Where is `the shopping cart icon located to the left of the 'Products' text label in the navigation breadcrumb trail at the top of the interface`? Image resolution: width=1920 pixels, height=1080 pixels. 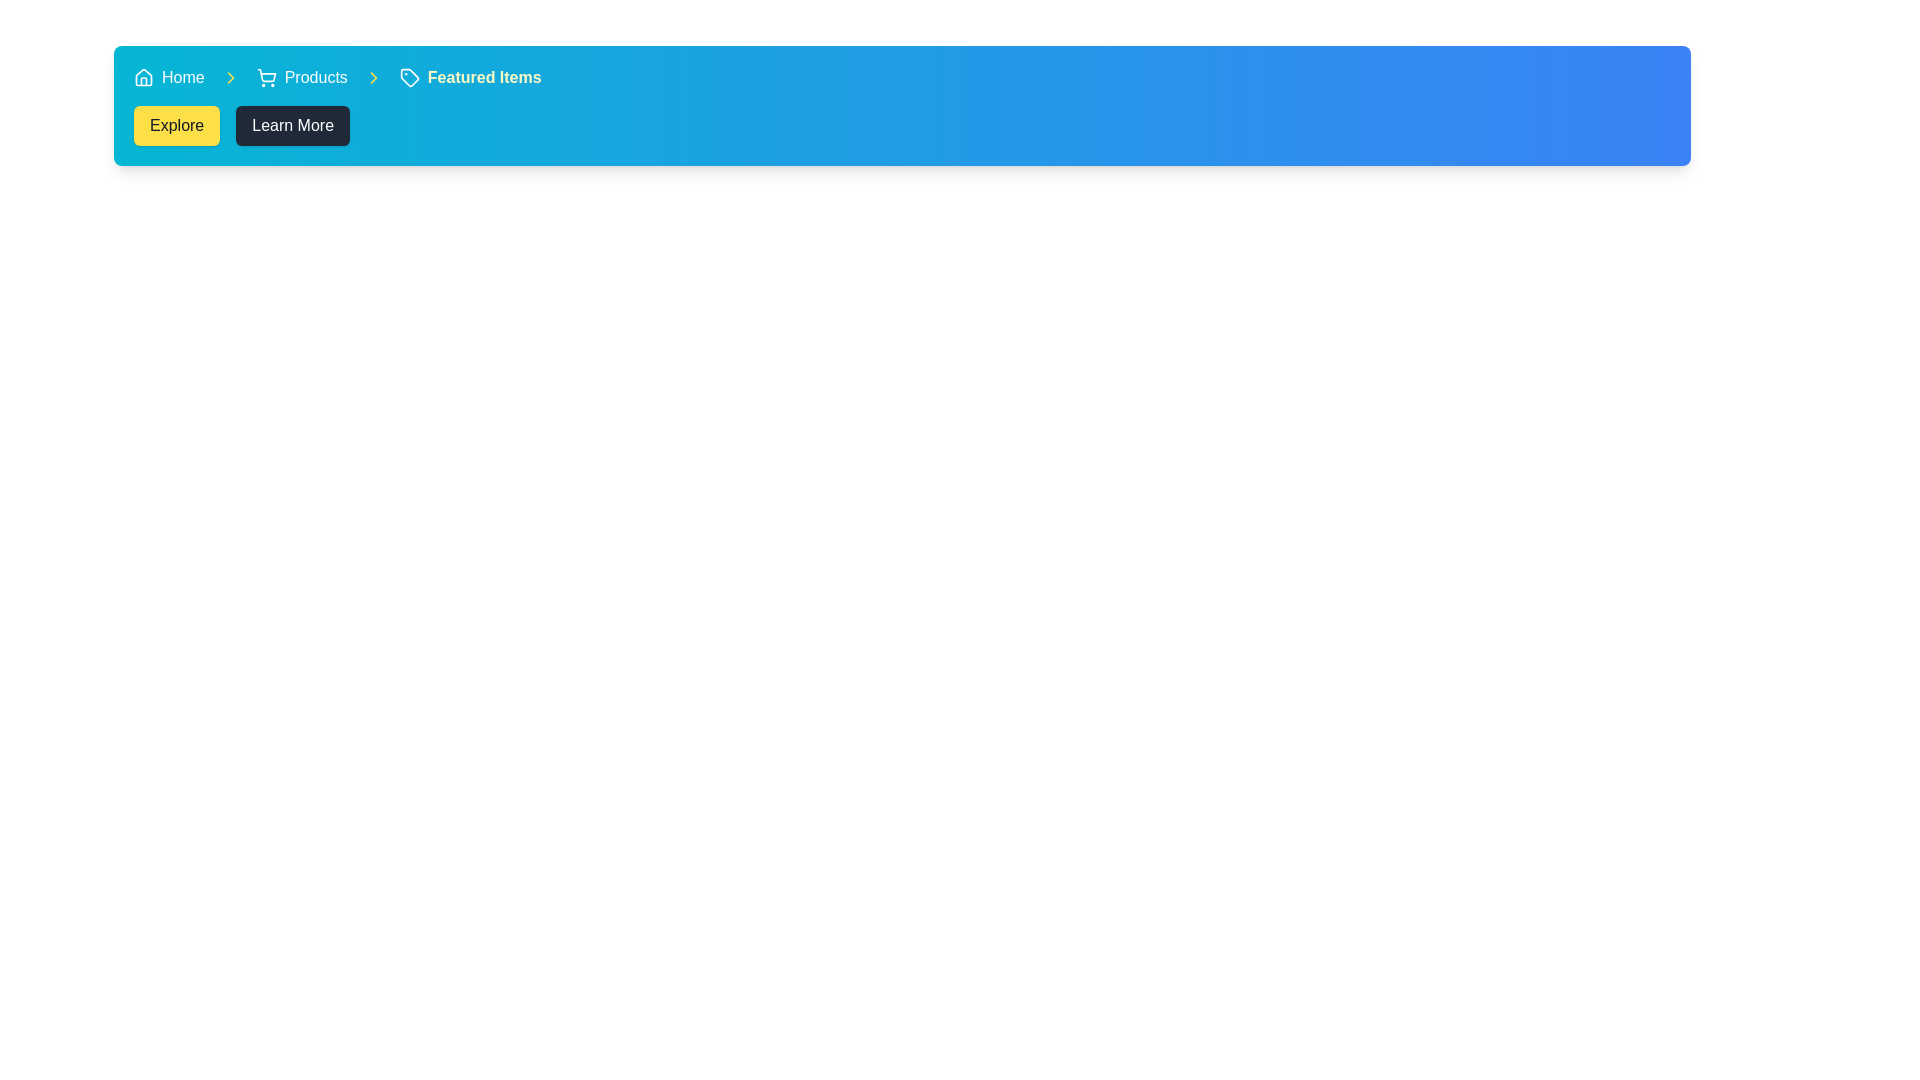
the shopping cart icon located to the left of the 'Products' text label in the navigation breadcrumb trail at the top of the interface is located at coordinates (265, 76).